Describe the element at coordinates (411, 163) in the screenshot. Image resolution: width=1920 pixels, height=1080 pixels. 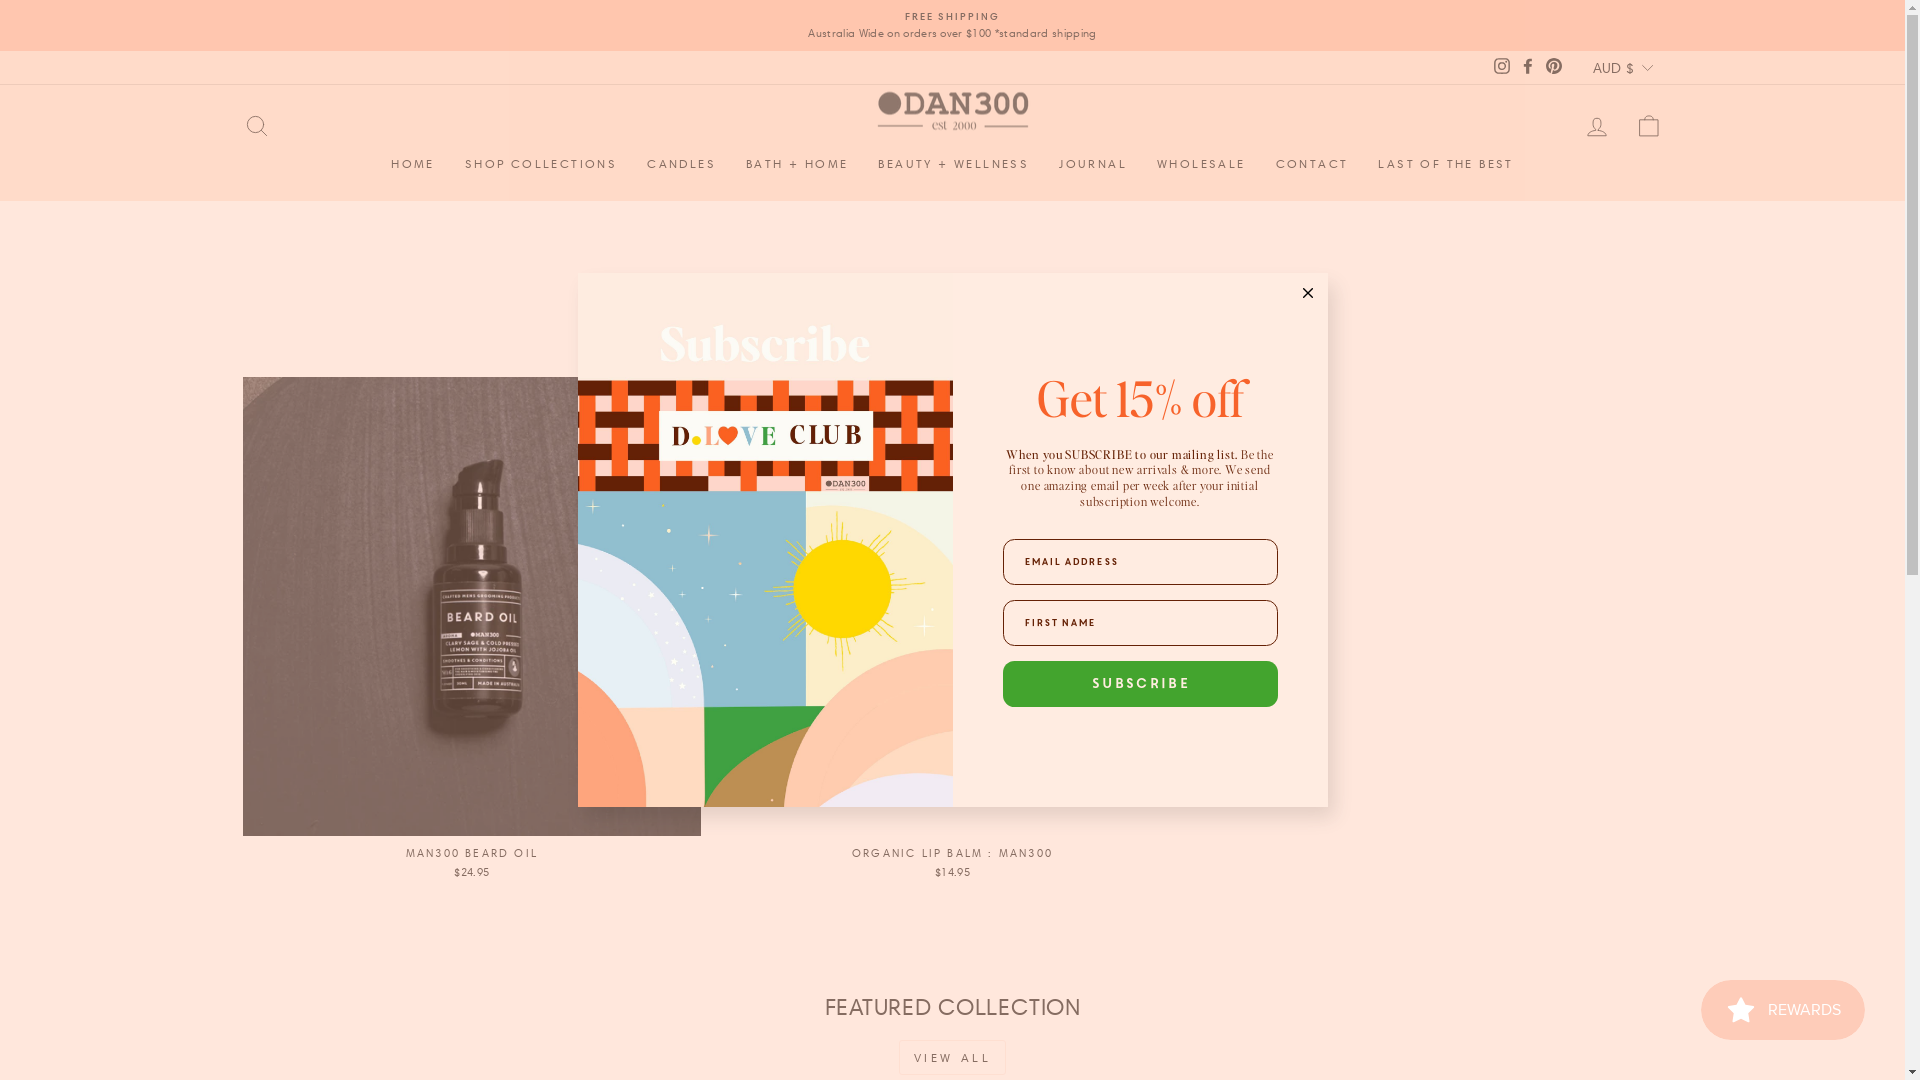
I see `'HOME'` at that location.